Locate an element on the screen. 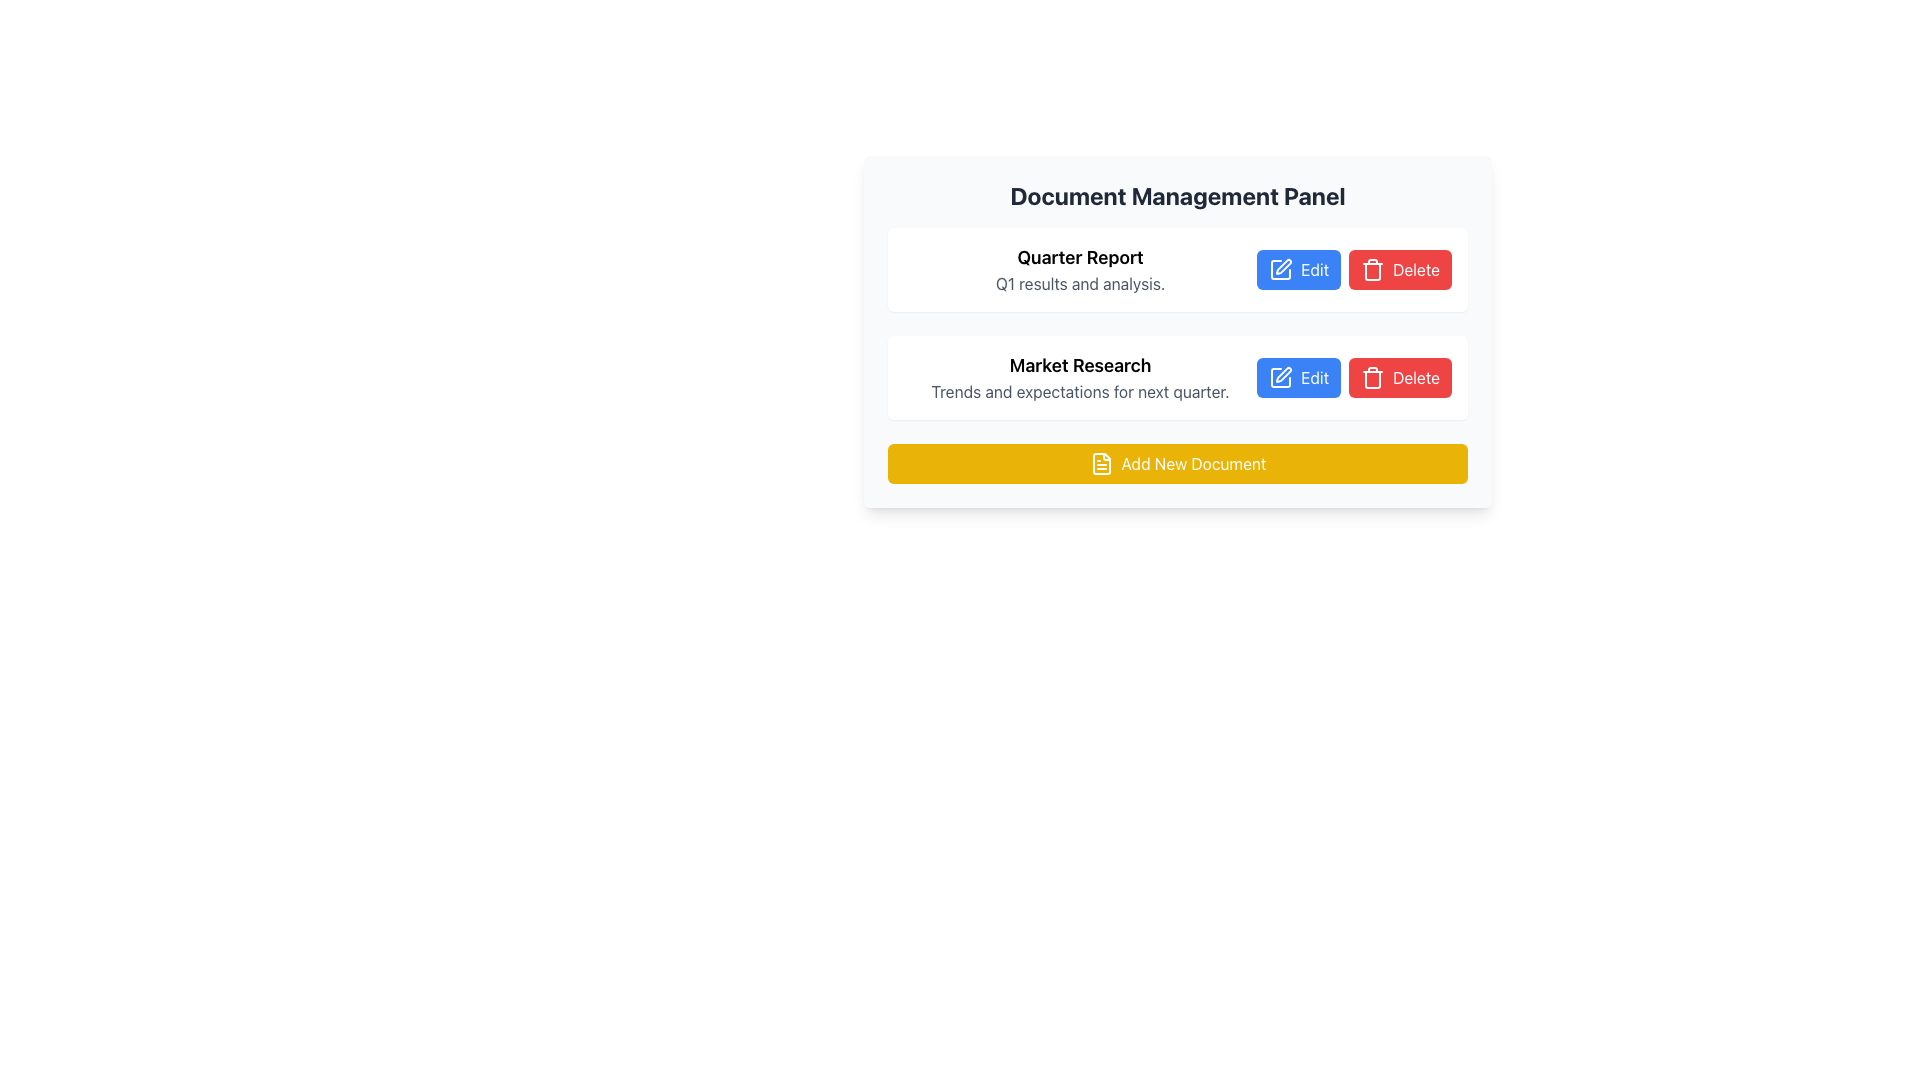 Image resolution: width=1920 pixels, height=1080 pixels. keyboard navigation is located at coordinates (1177, 463).